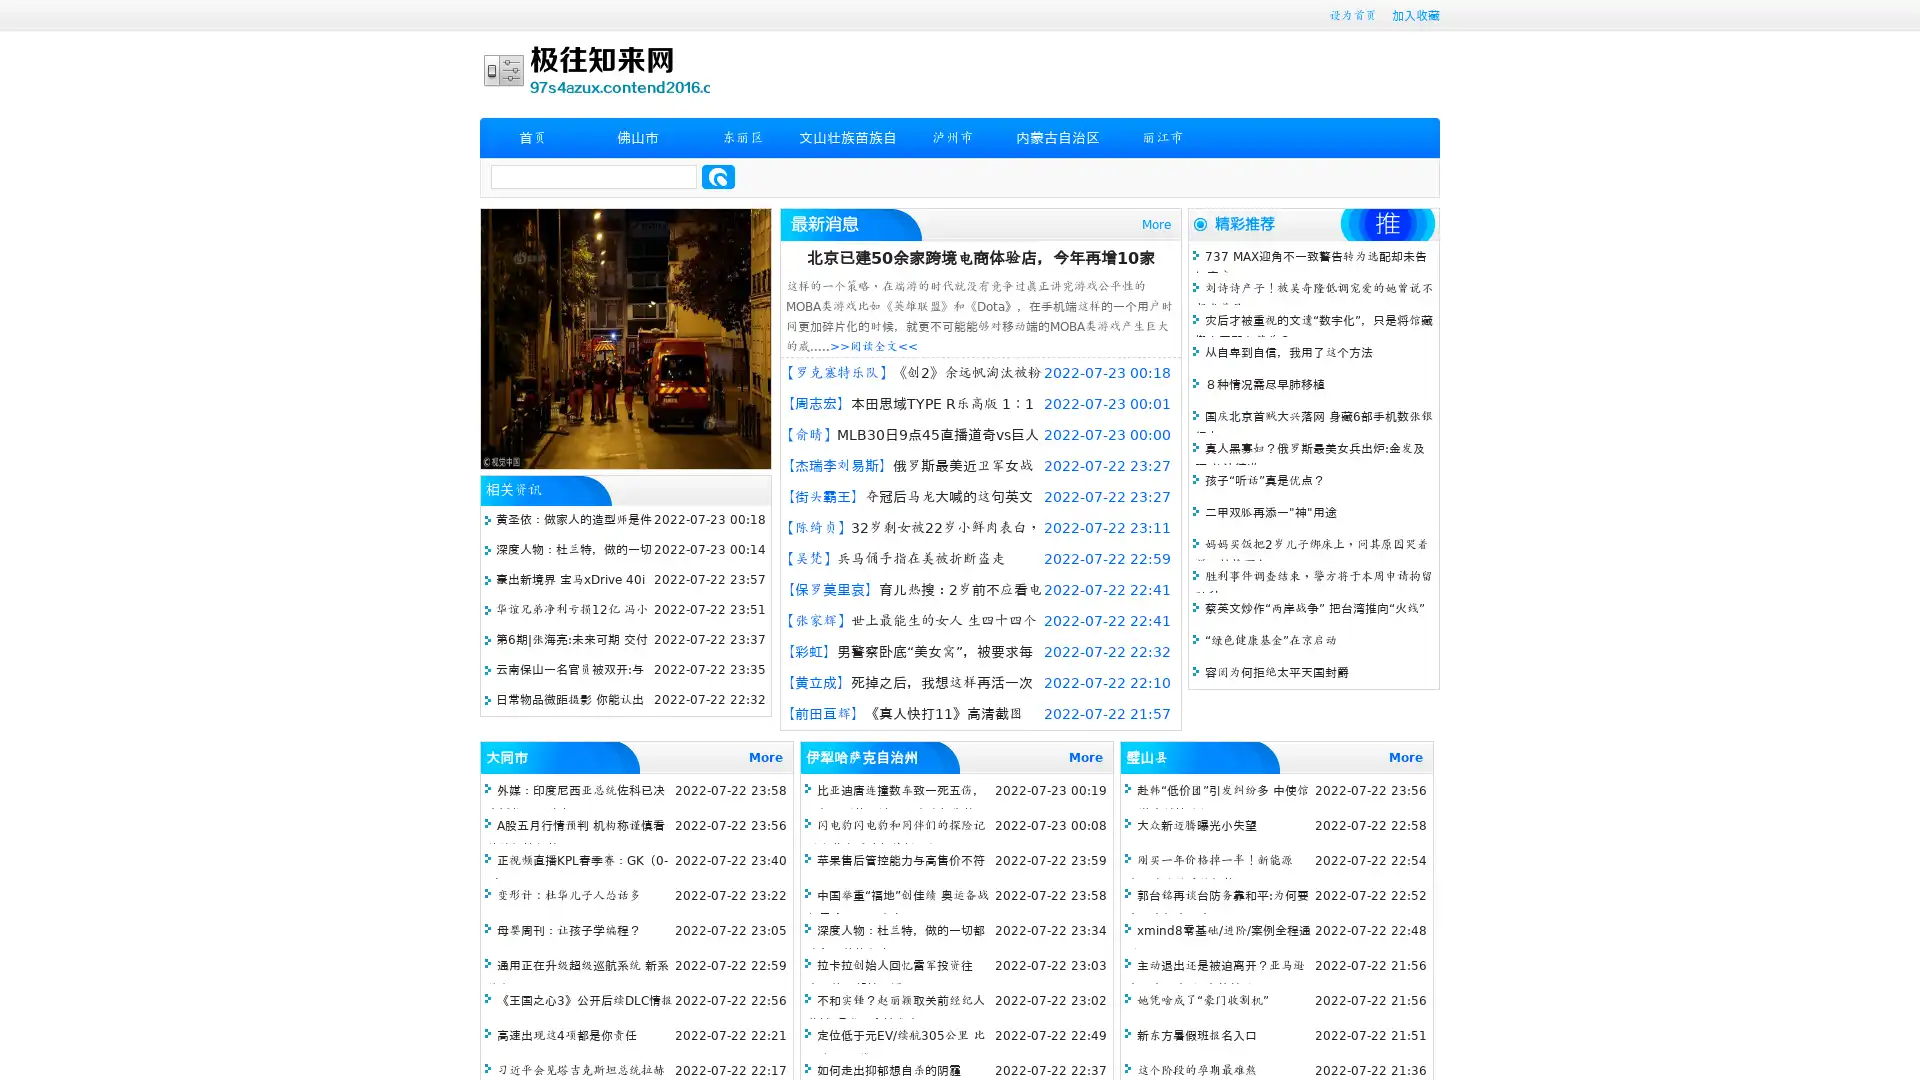 Image resolution: width=1920 pixels, height=1080 pixels. I want to click on Search, so click(718, 176).